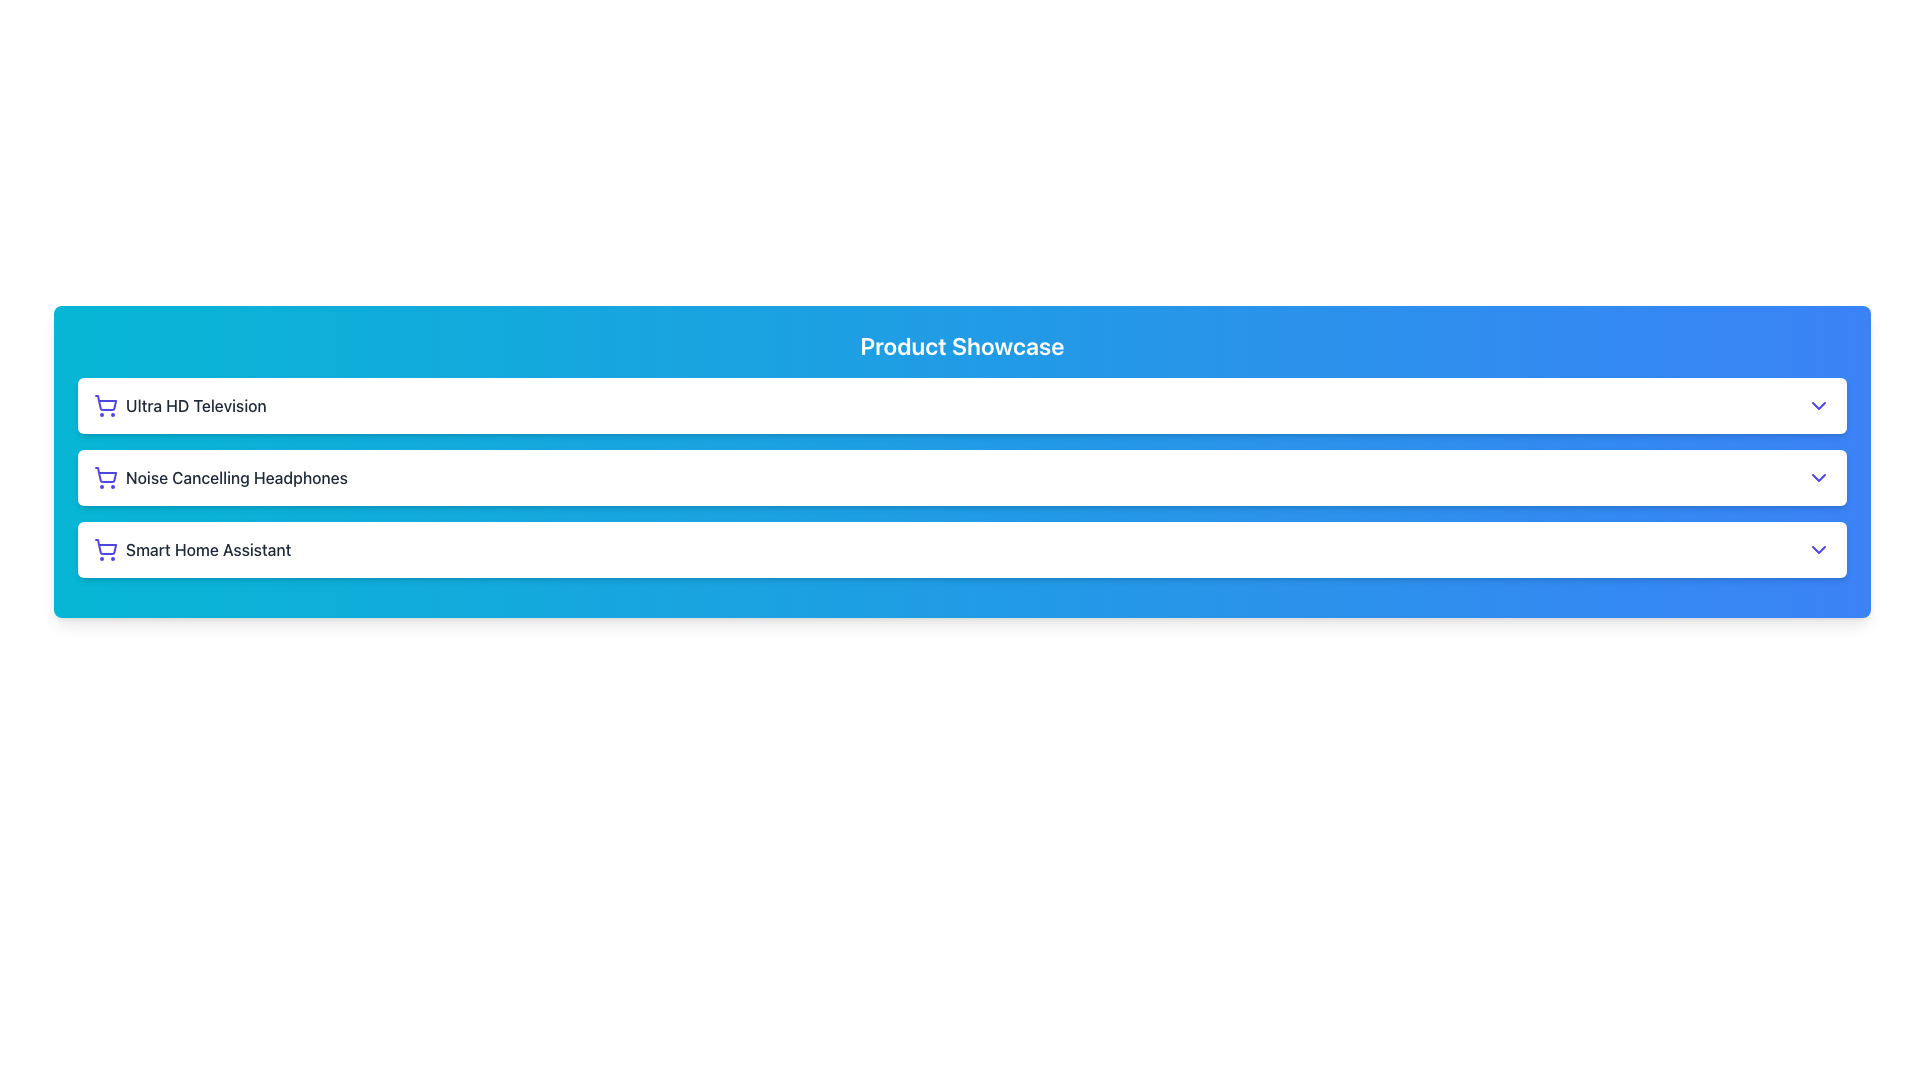 The image size is (1920, 1080). Describe the element at coordinates (192, 550) in the screenshot. I see `the label displaying 'Smart Home Assistant', which is the third entry in a vertical list of product names` at that location.